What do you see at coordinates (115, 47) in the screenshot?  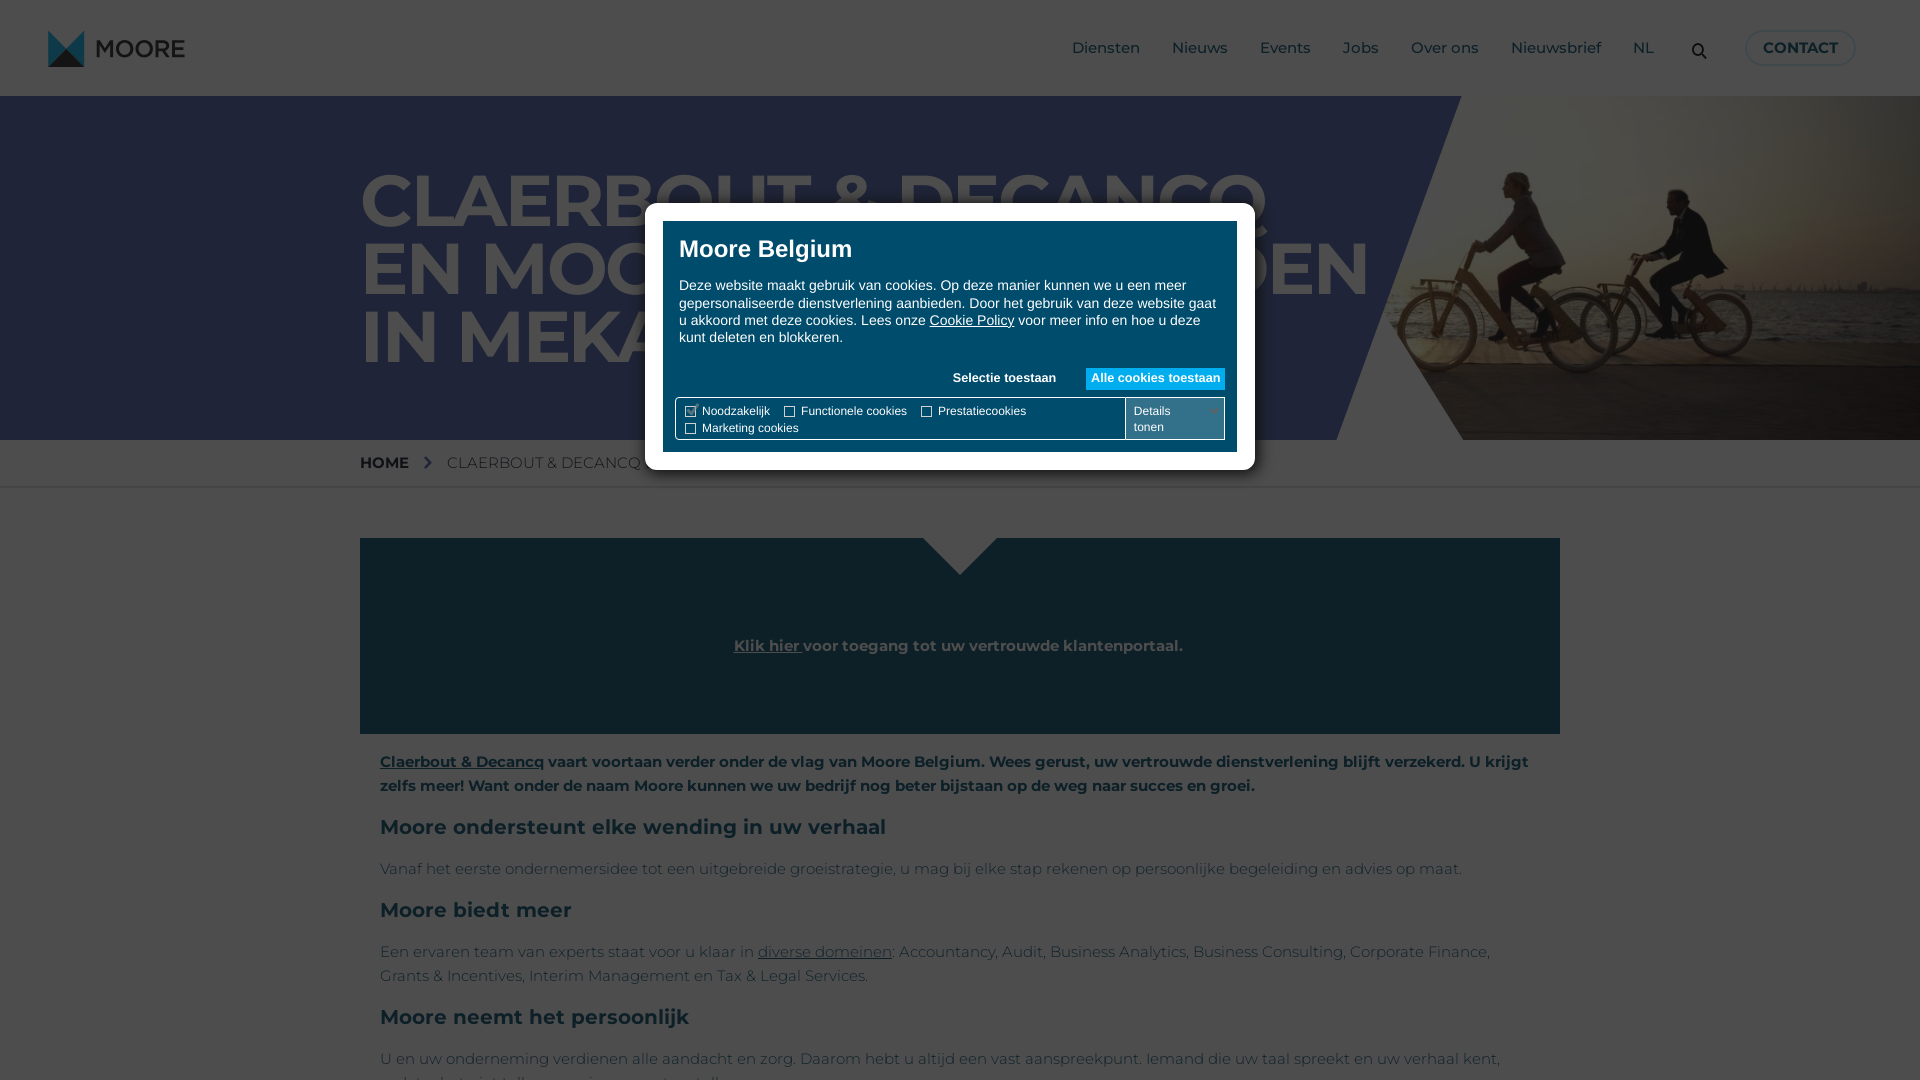 I see `'Moore'` at bounding box center [115, 47].